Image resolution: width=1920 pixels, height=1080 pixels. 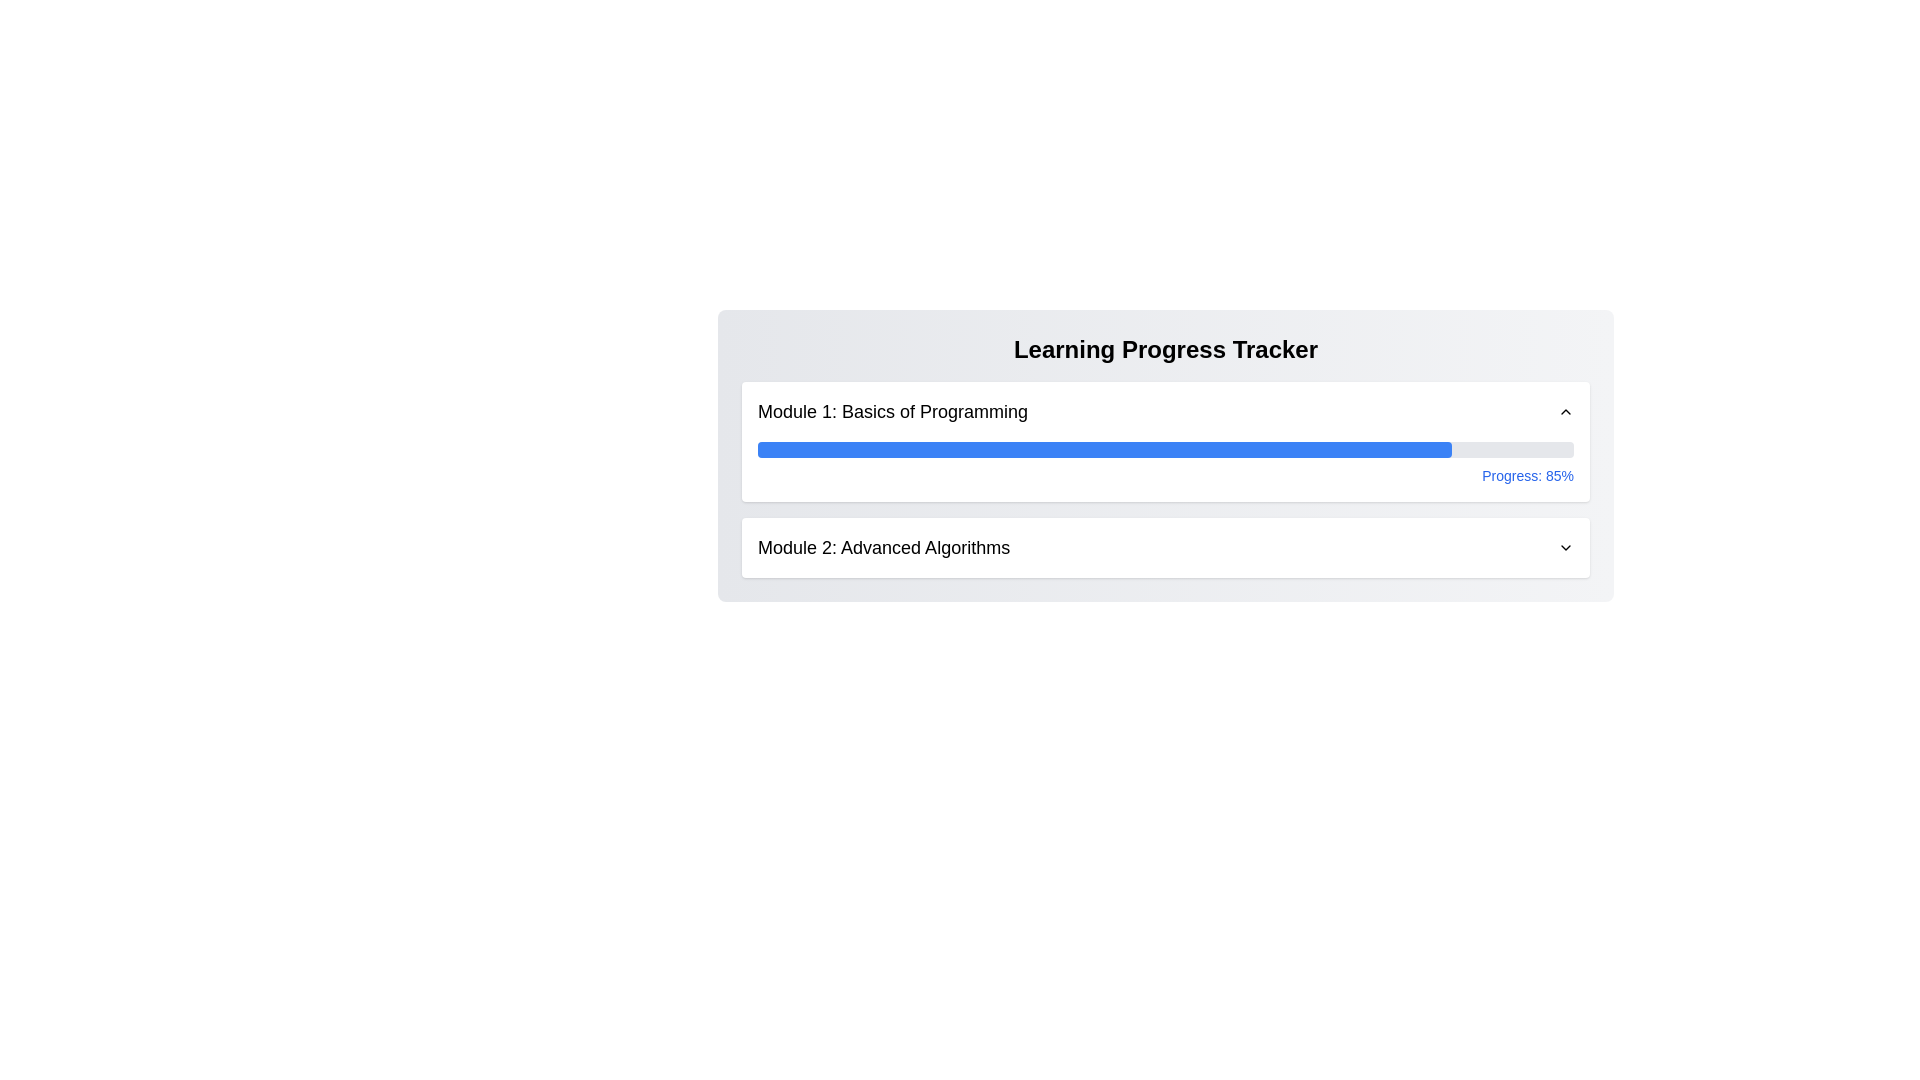 What do you see at coordinates (1103, 450) in the screenshot?
I see `the progress bar representing 85% completion of Module 1 located under the 'Module 1: Basics of Programming' section` at bounding box center [1103, 450].